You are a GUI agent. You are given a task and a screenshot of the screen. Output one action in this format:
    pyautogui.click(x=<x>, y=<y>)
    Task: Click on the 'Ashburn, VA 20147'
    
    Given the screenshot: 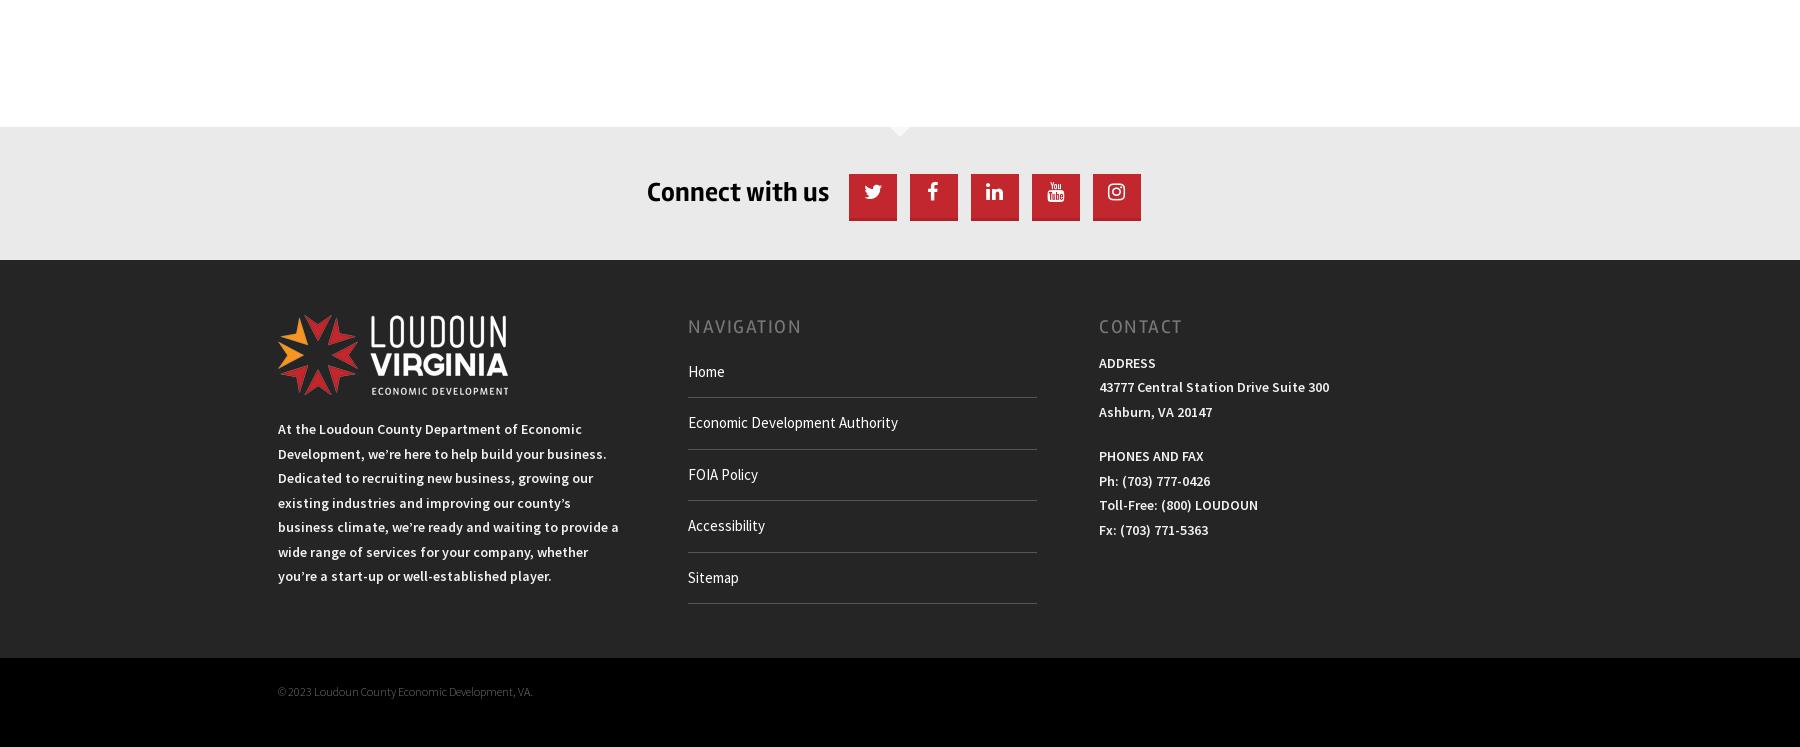 What is the action you would take?
    pyautogui.click(x=1154, y=409)
    